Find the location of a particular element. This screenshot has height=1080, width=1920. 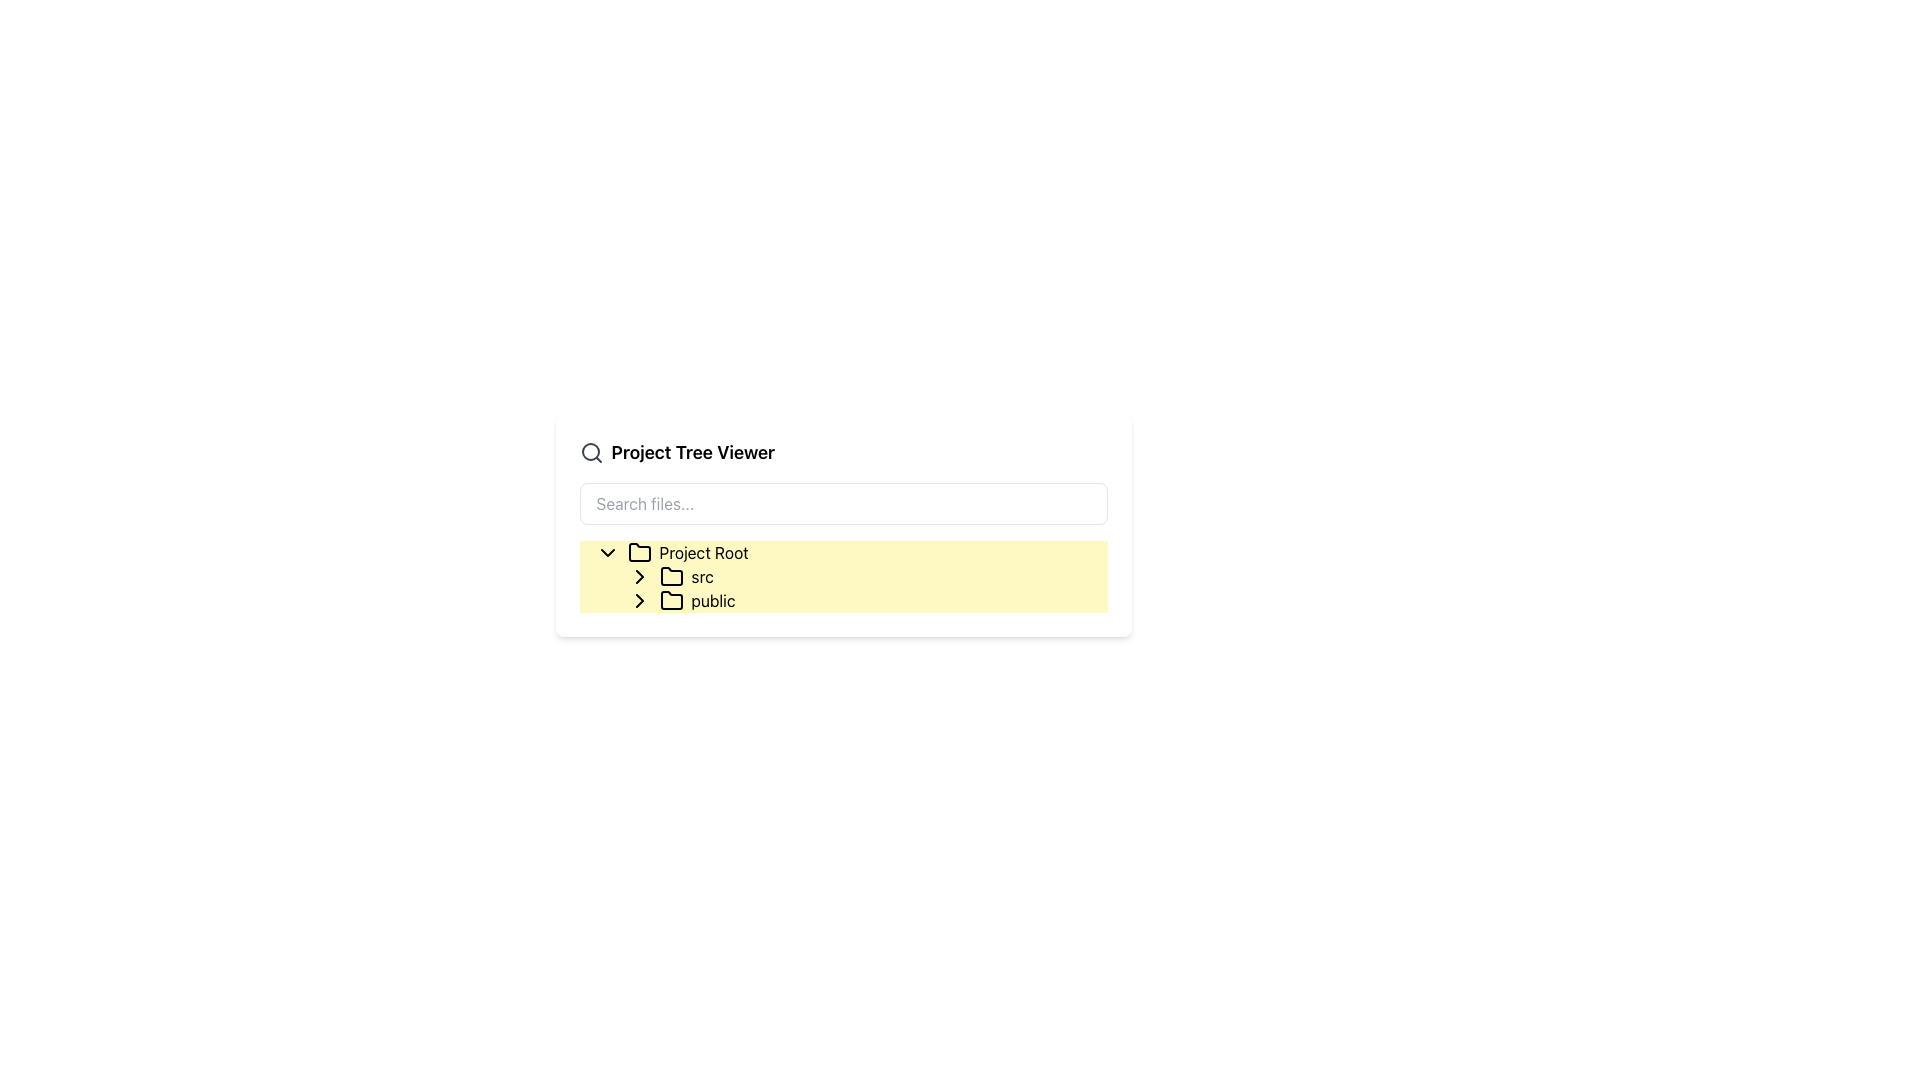

the 'Project Root' folder in the tree viewer is located at coordinates (851, 552).